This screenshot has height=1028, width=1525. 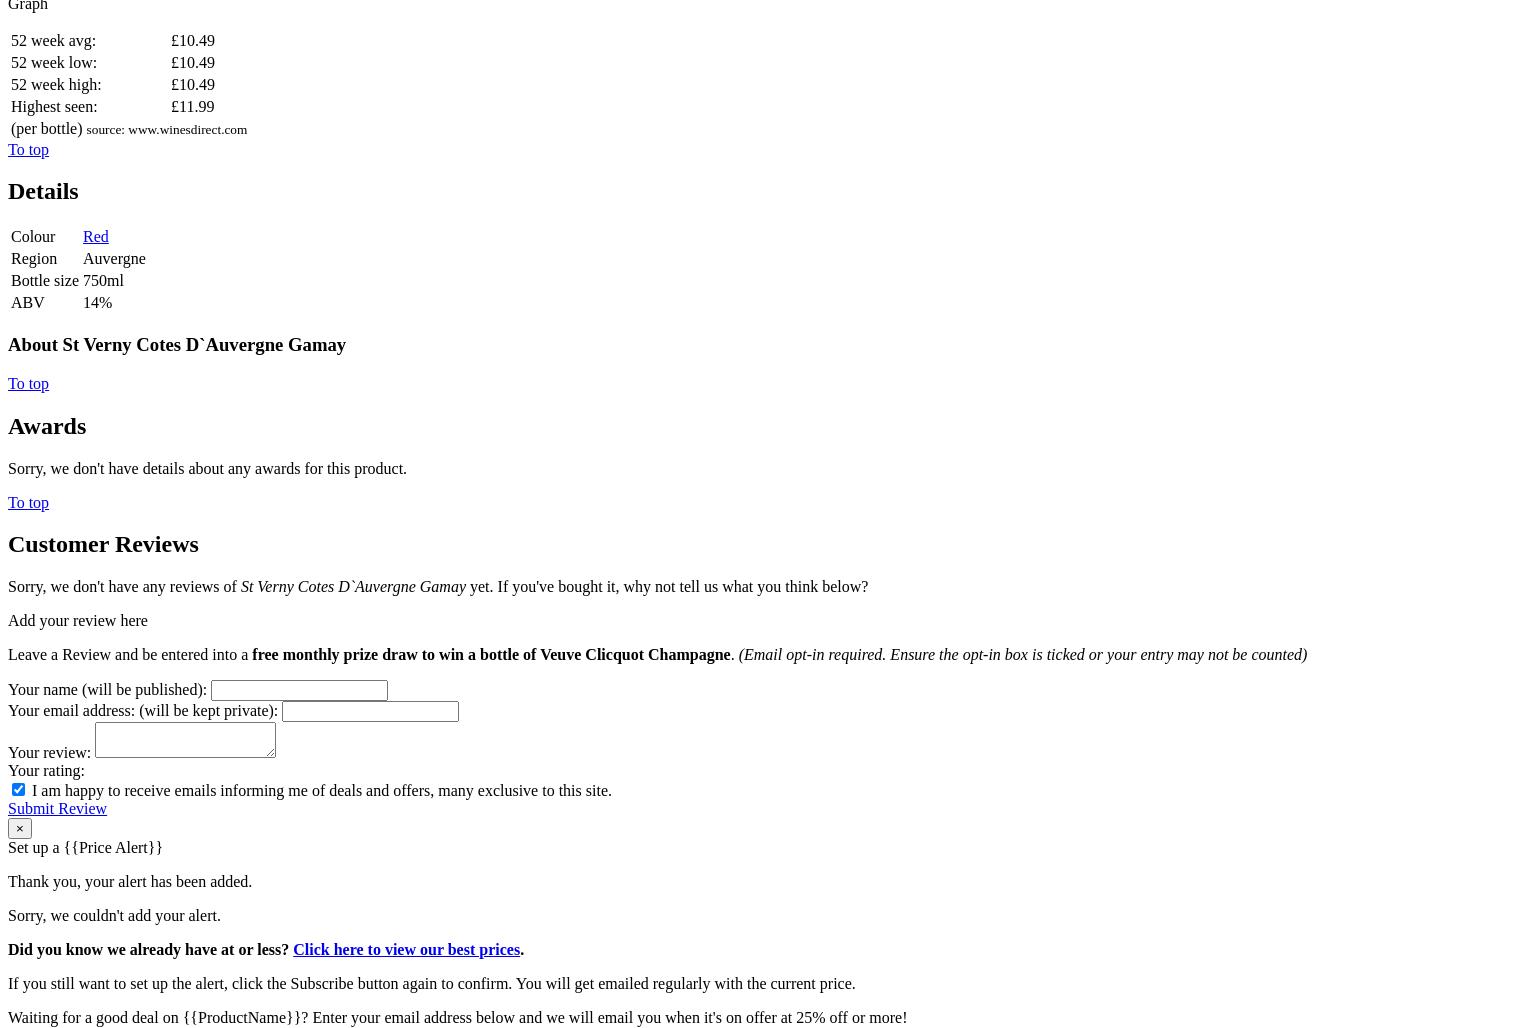 I want to click on 'Did you know we already have', so click(x=114, y=949).